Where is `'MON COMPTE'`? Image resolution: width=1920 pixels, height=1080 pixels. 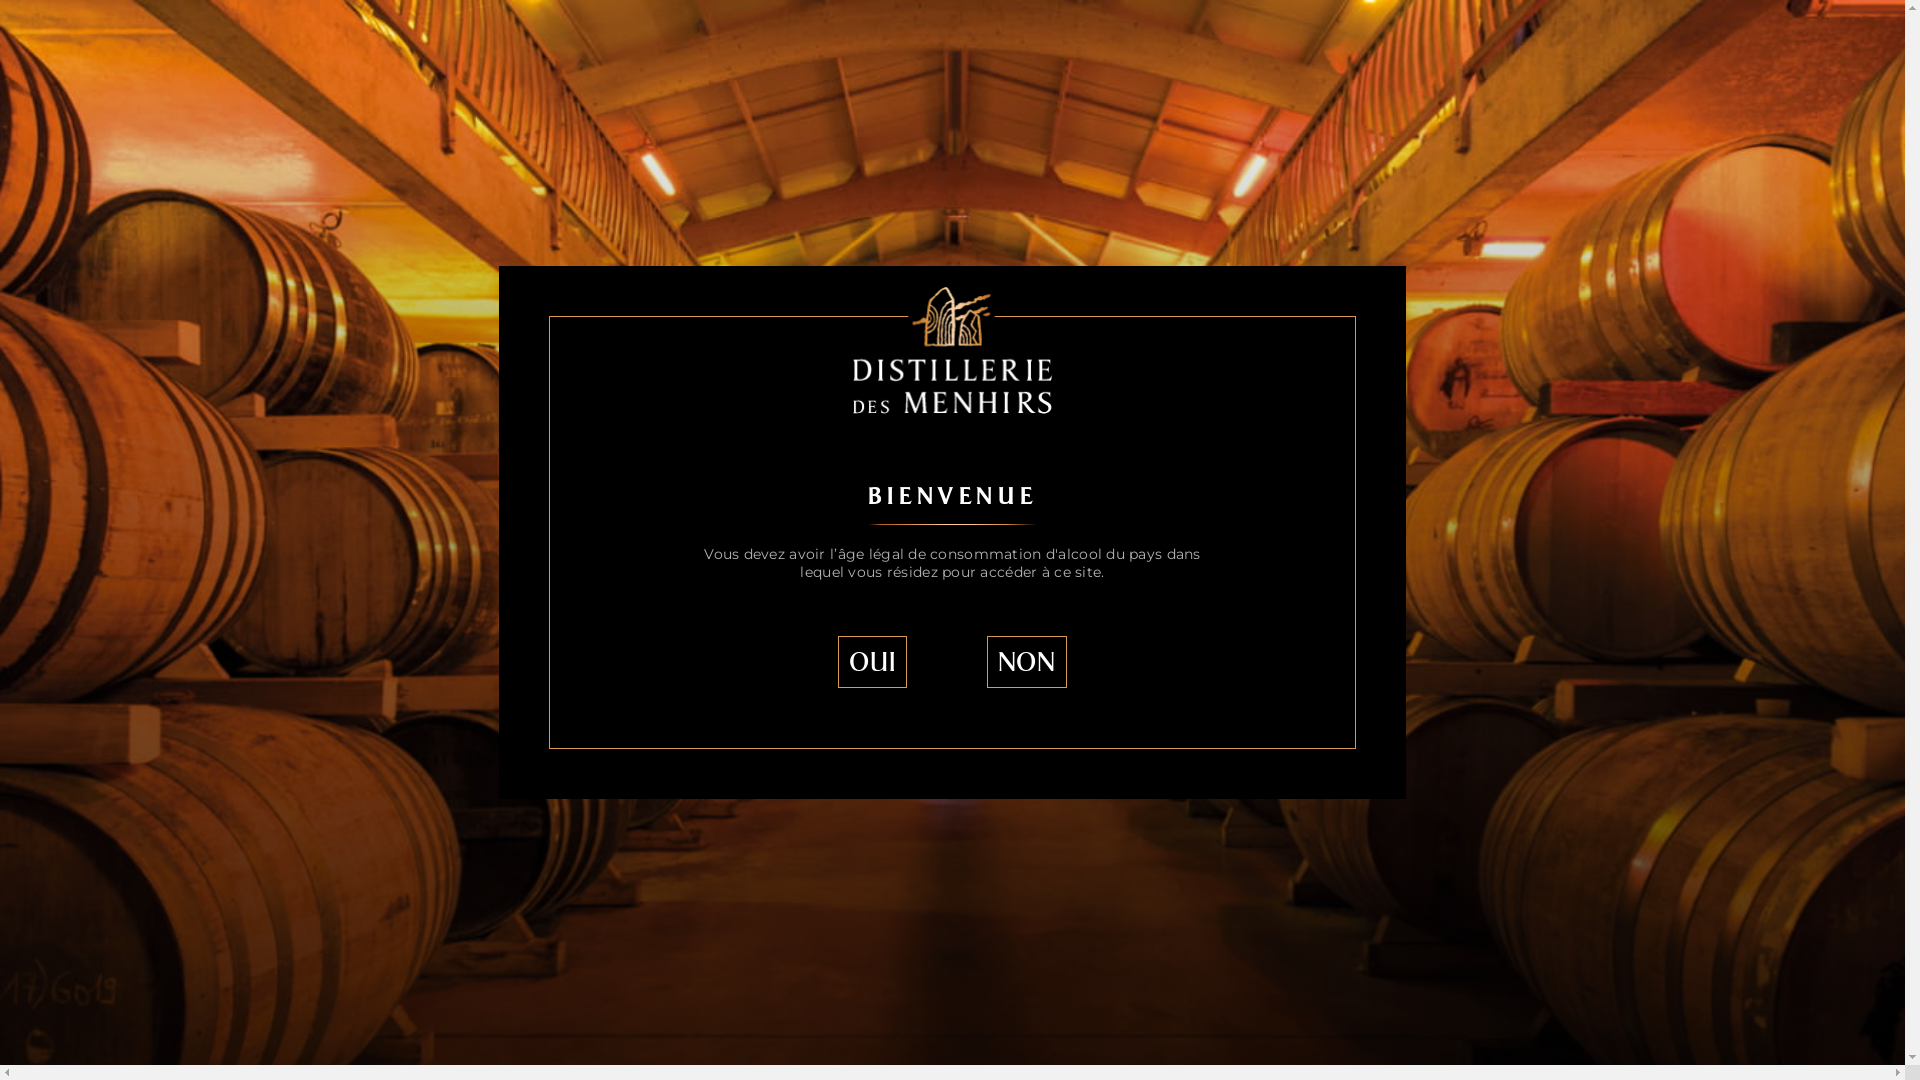
'MON COMPTE' is located at coordinates (1733, 46).